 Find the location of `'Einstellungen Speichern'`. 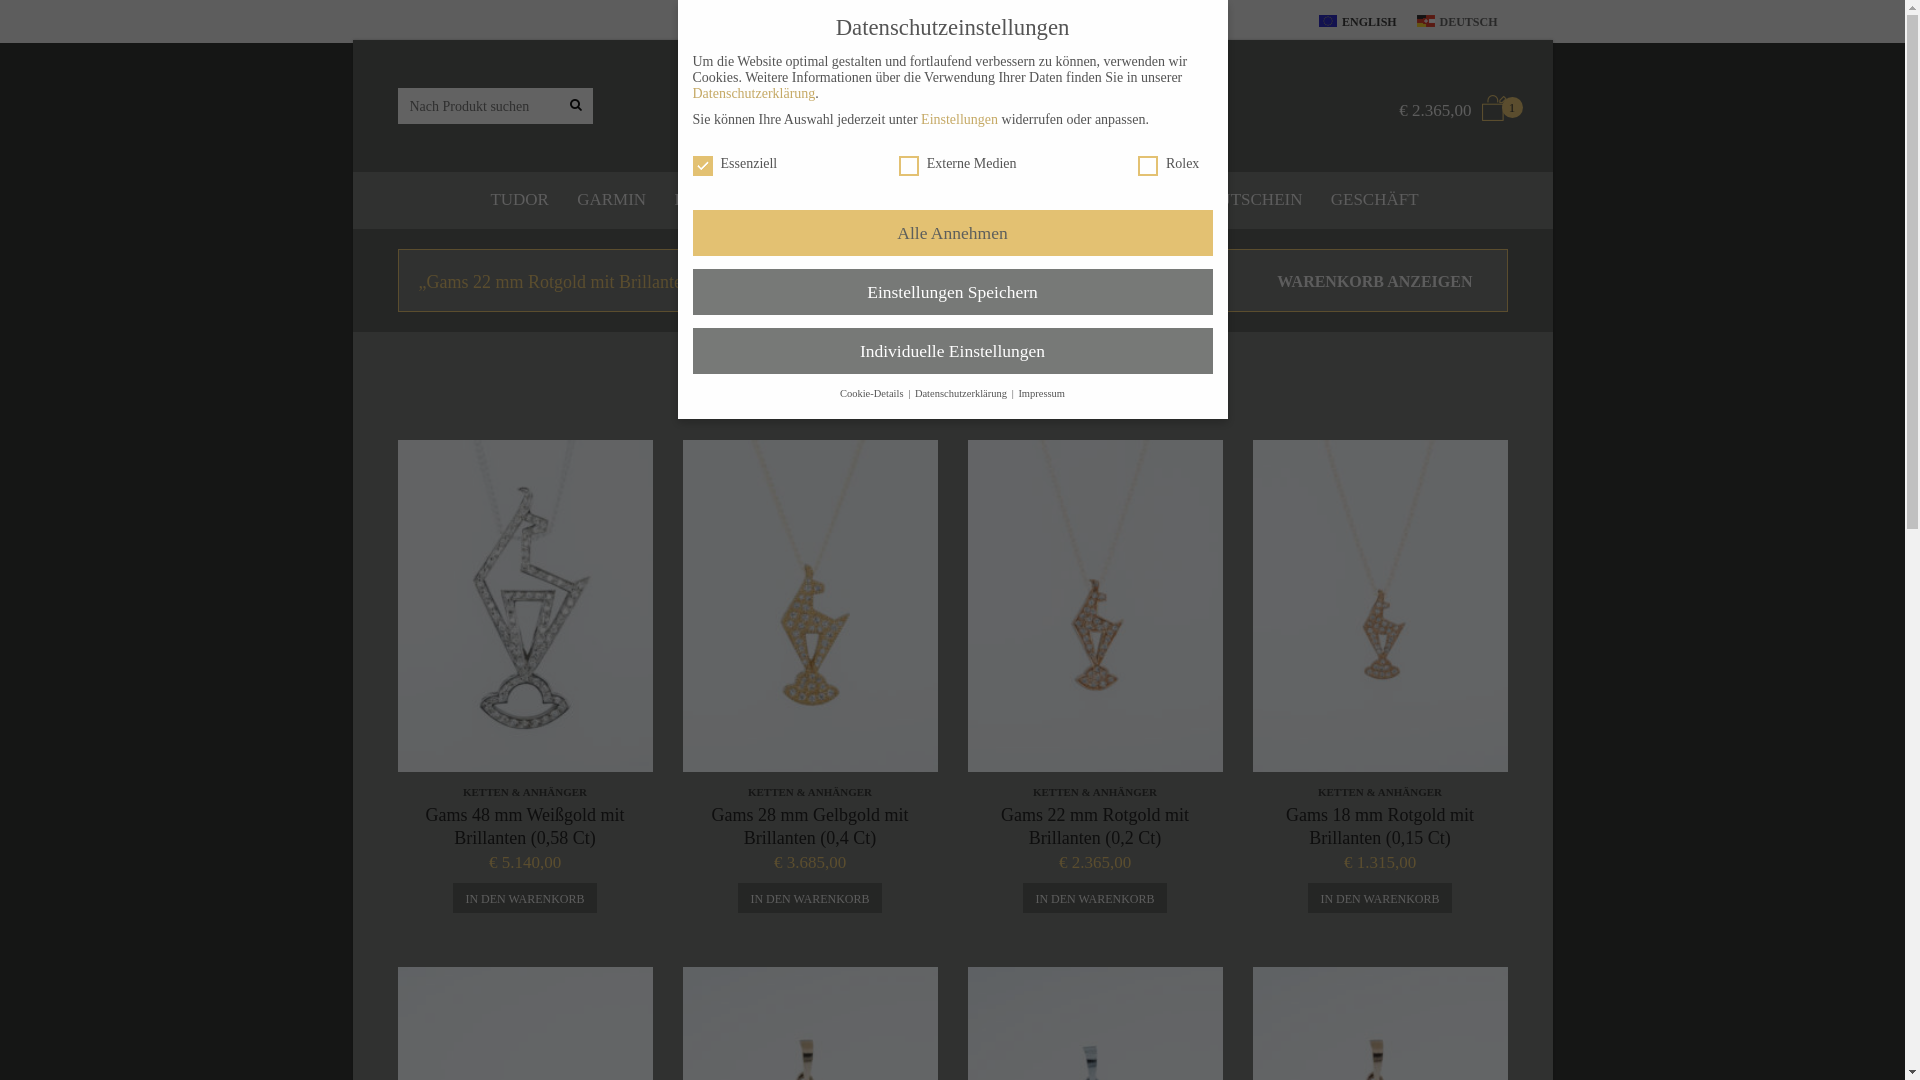

'Einstellungen Speichern' is located at coordinates (950, 292).